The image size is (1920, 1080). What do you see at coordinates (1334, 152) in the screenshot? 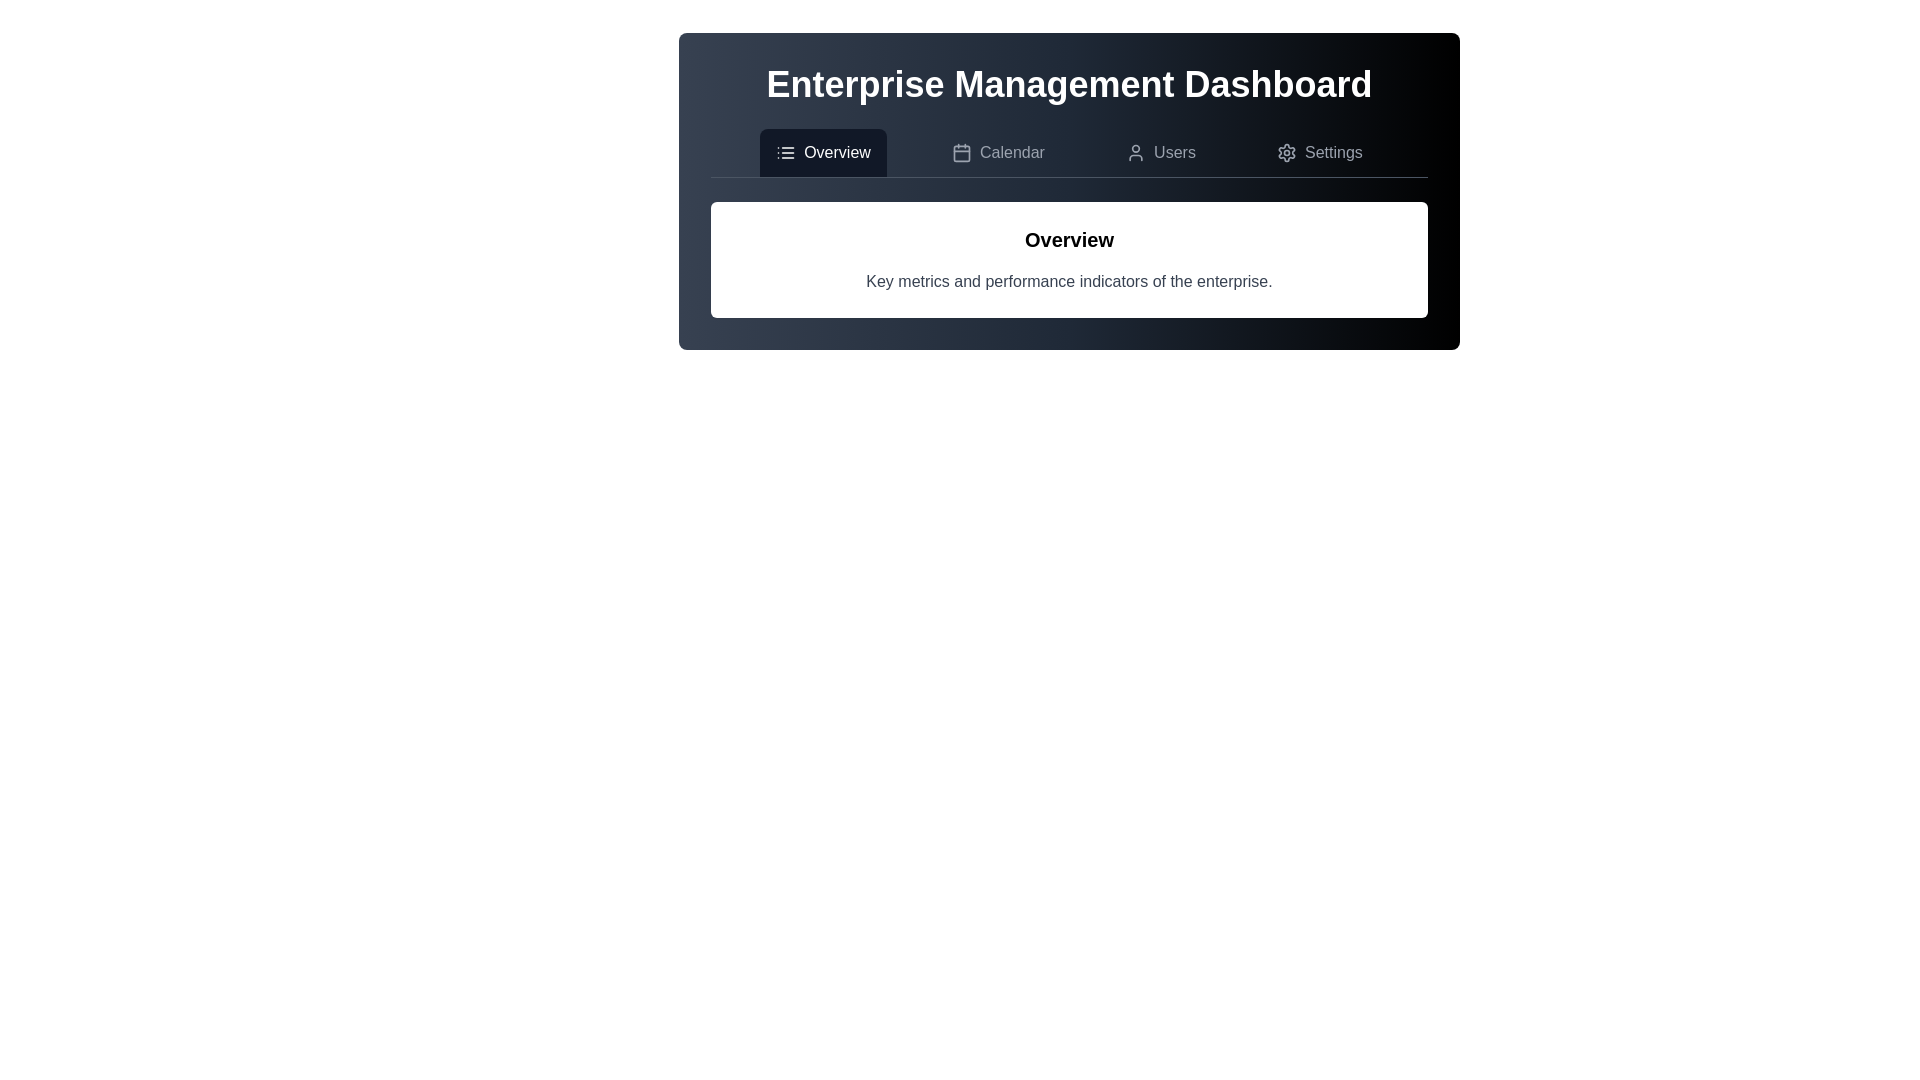
I see `the 'Settings' text label located in the top-right section of the interface, styled in white on a dark background and positioned next to a gear icon` at bounding box center [1334, 152].